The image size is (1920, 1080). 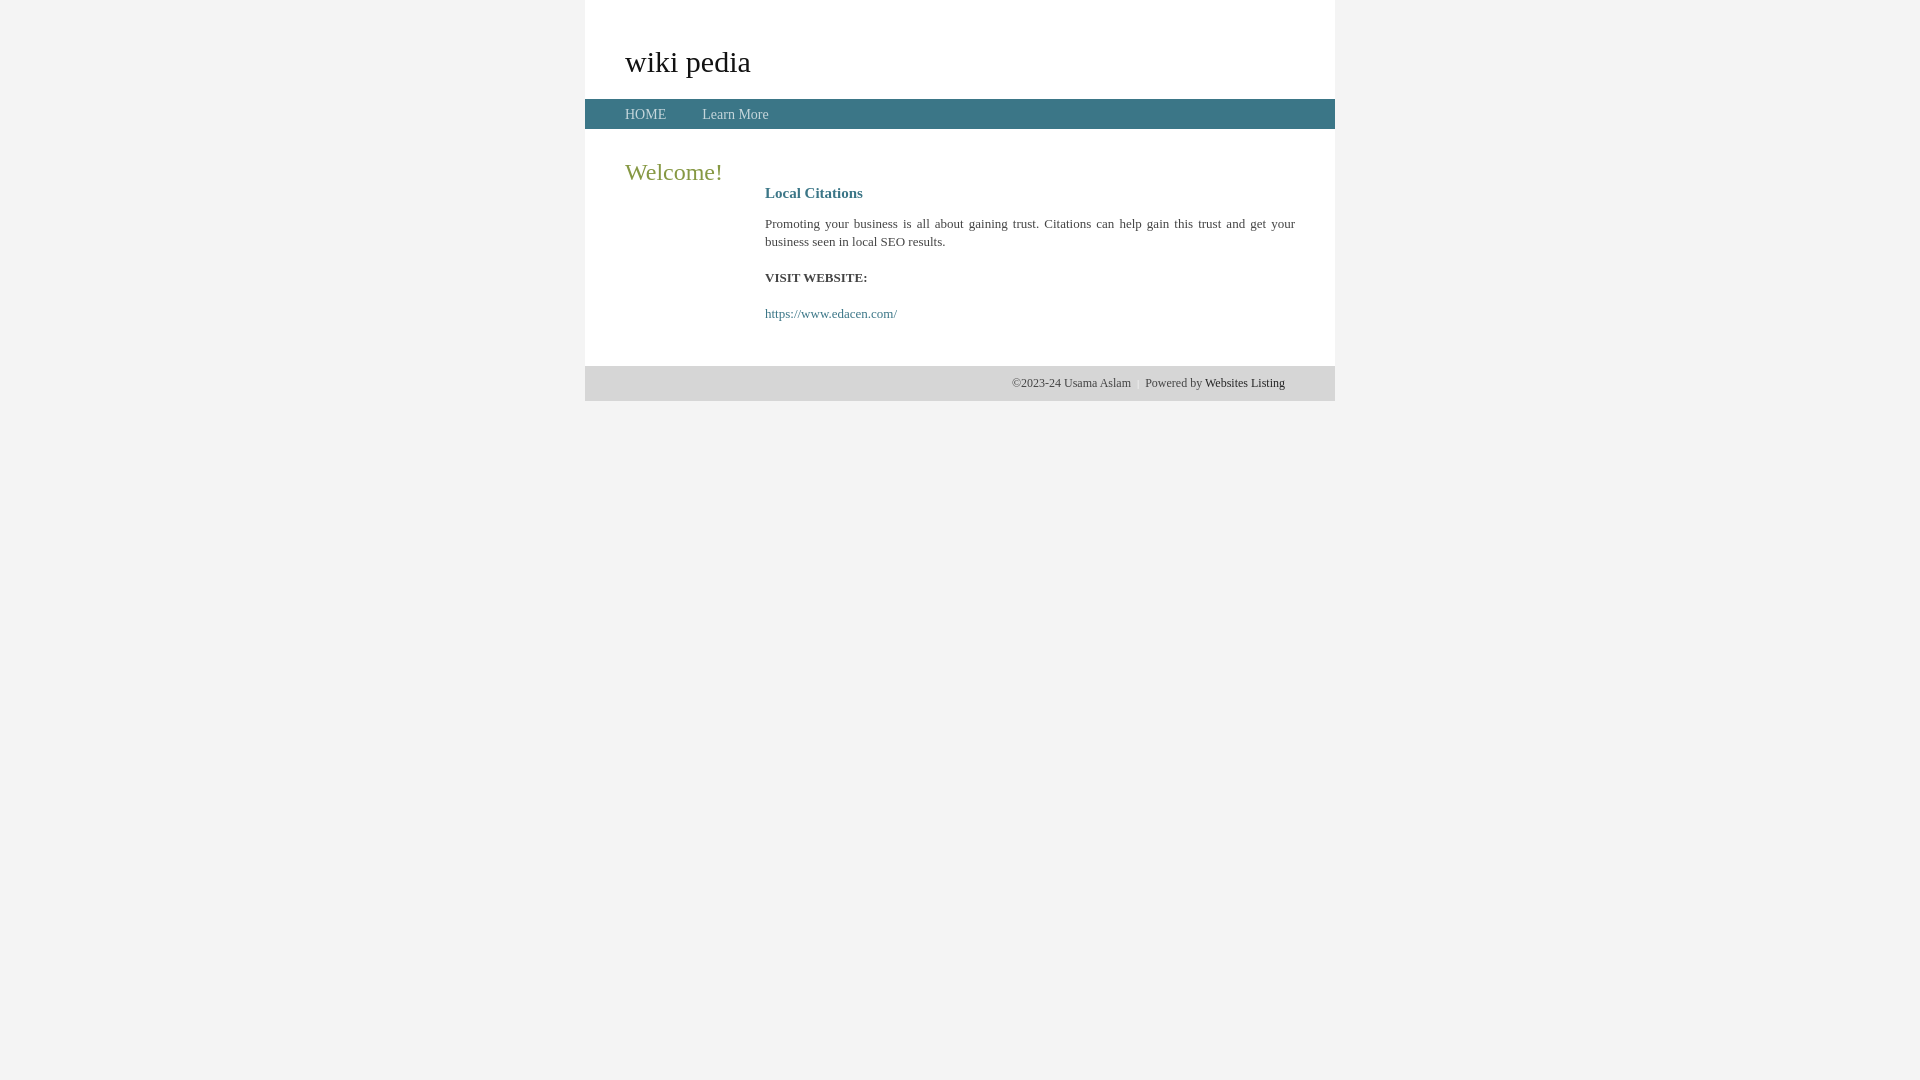 I want to click on 'Learn More', so click(x=733, y=114).